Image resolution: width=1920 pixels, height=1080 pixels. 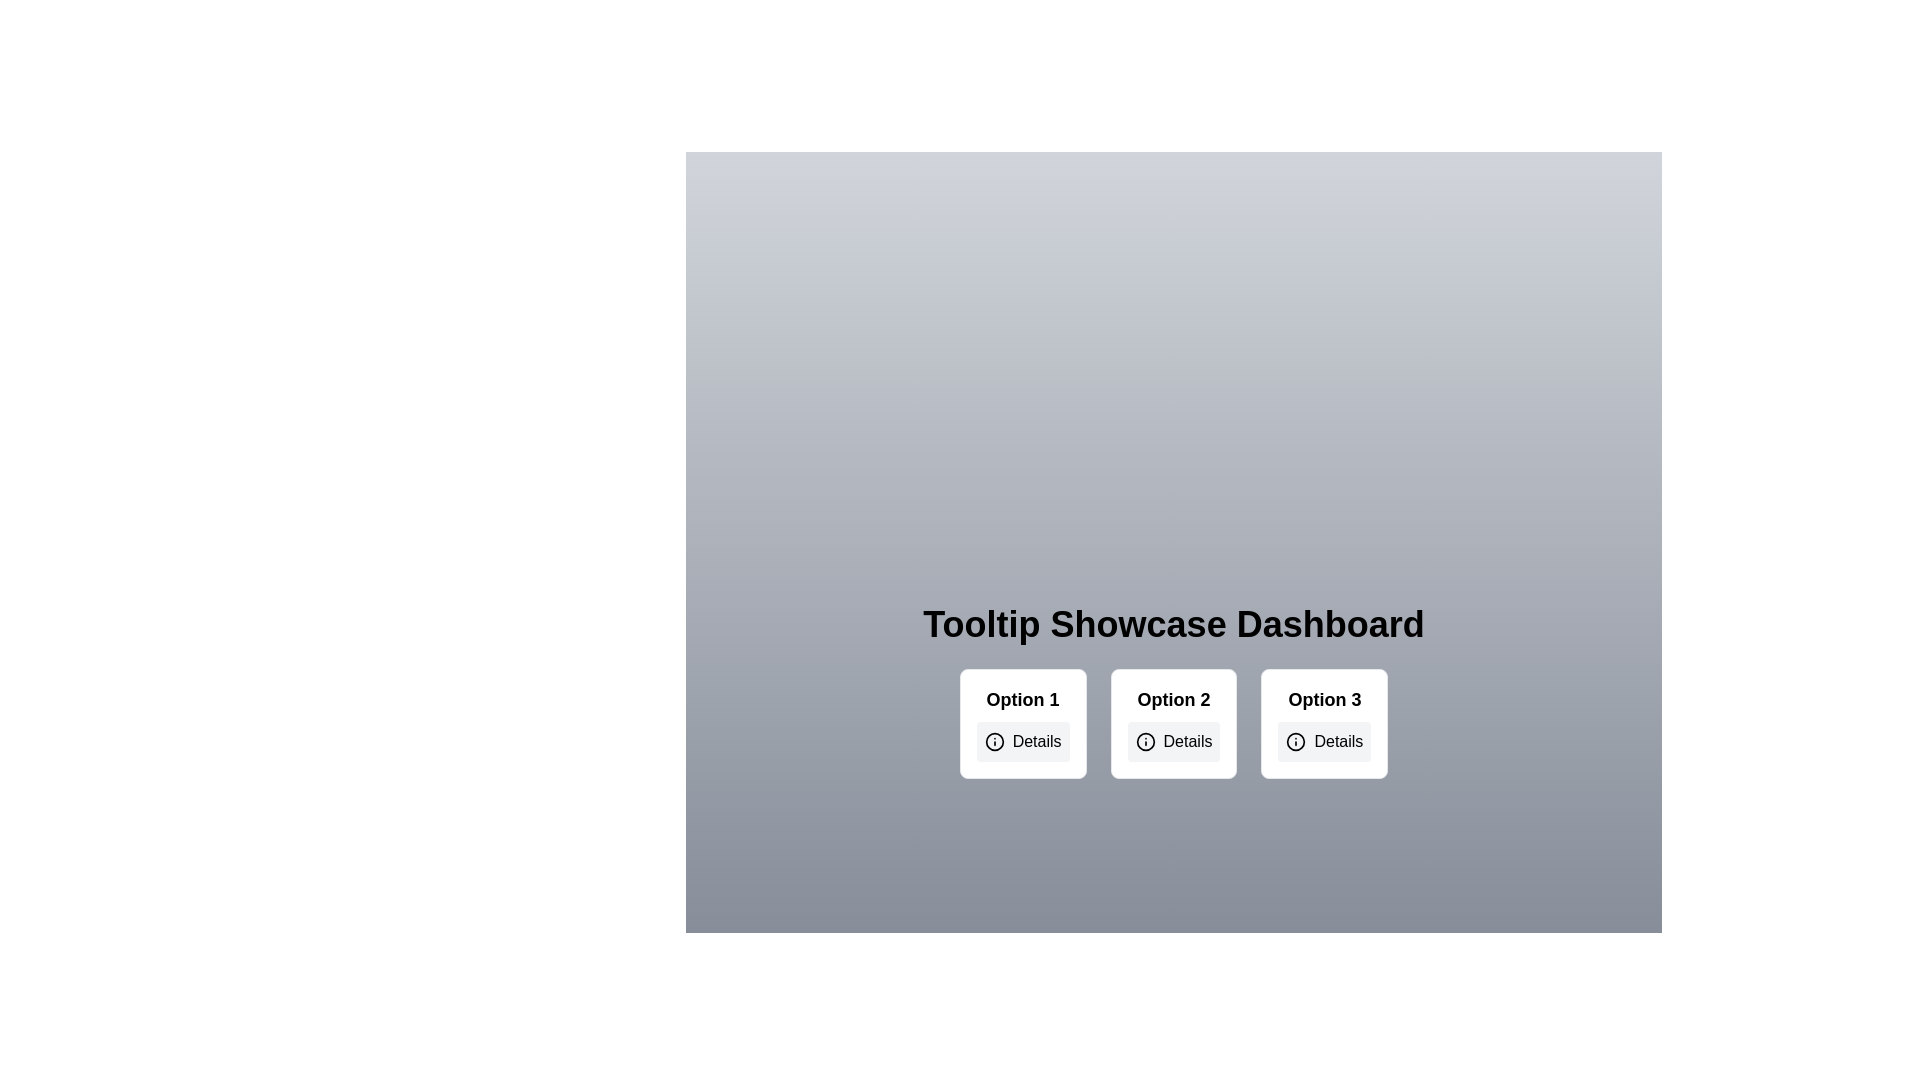 What do you see at coordinates (1324, 698) in the screenshot?
I see `the text label that says 'Option 3', which is prominently displayed in bold font within a white rectangular section, located at the top-center of the third card in a row of options` at bounding box center [1324, 698].